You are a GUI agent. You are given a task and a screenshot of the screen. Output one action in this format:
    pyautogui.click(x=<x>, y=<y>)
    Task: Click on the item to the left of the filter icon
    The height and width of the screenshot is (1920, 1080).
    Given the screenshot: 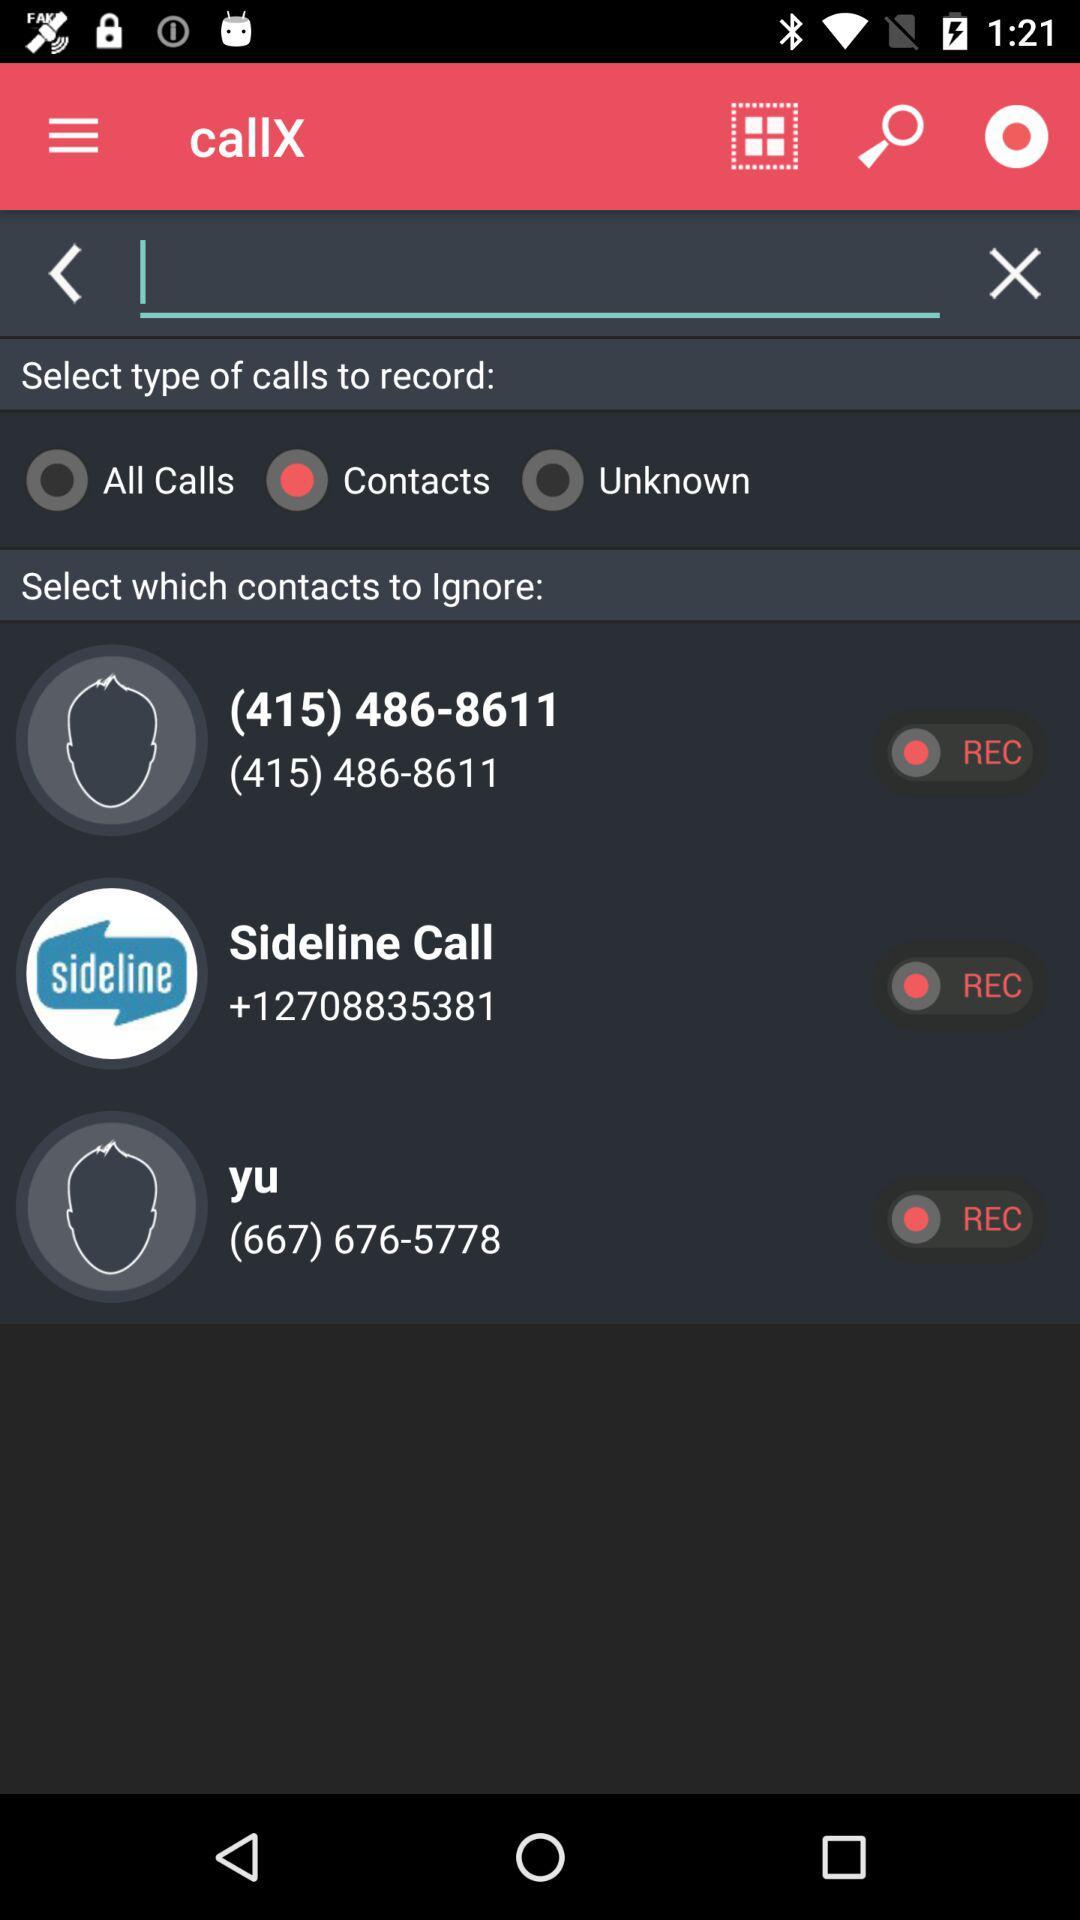 What is the action you would take?
    pyautogui.click(x=479, y=272)
    